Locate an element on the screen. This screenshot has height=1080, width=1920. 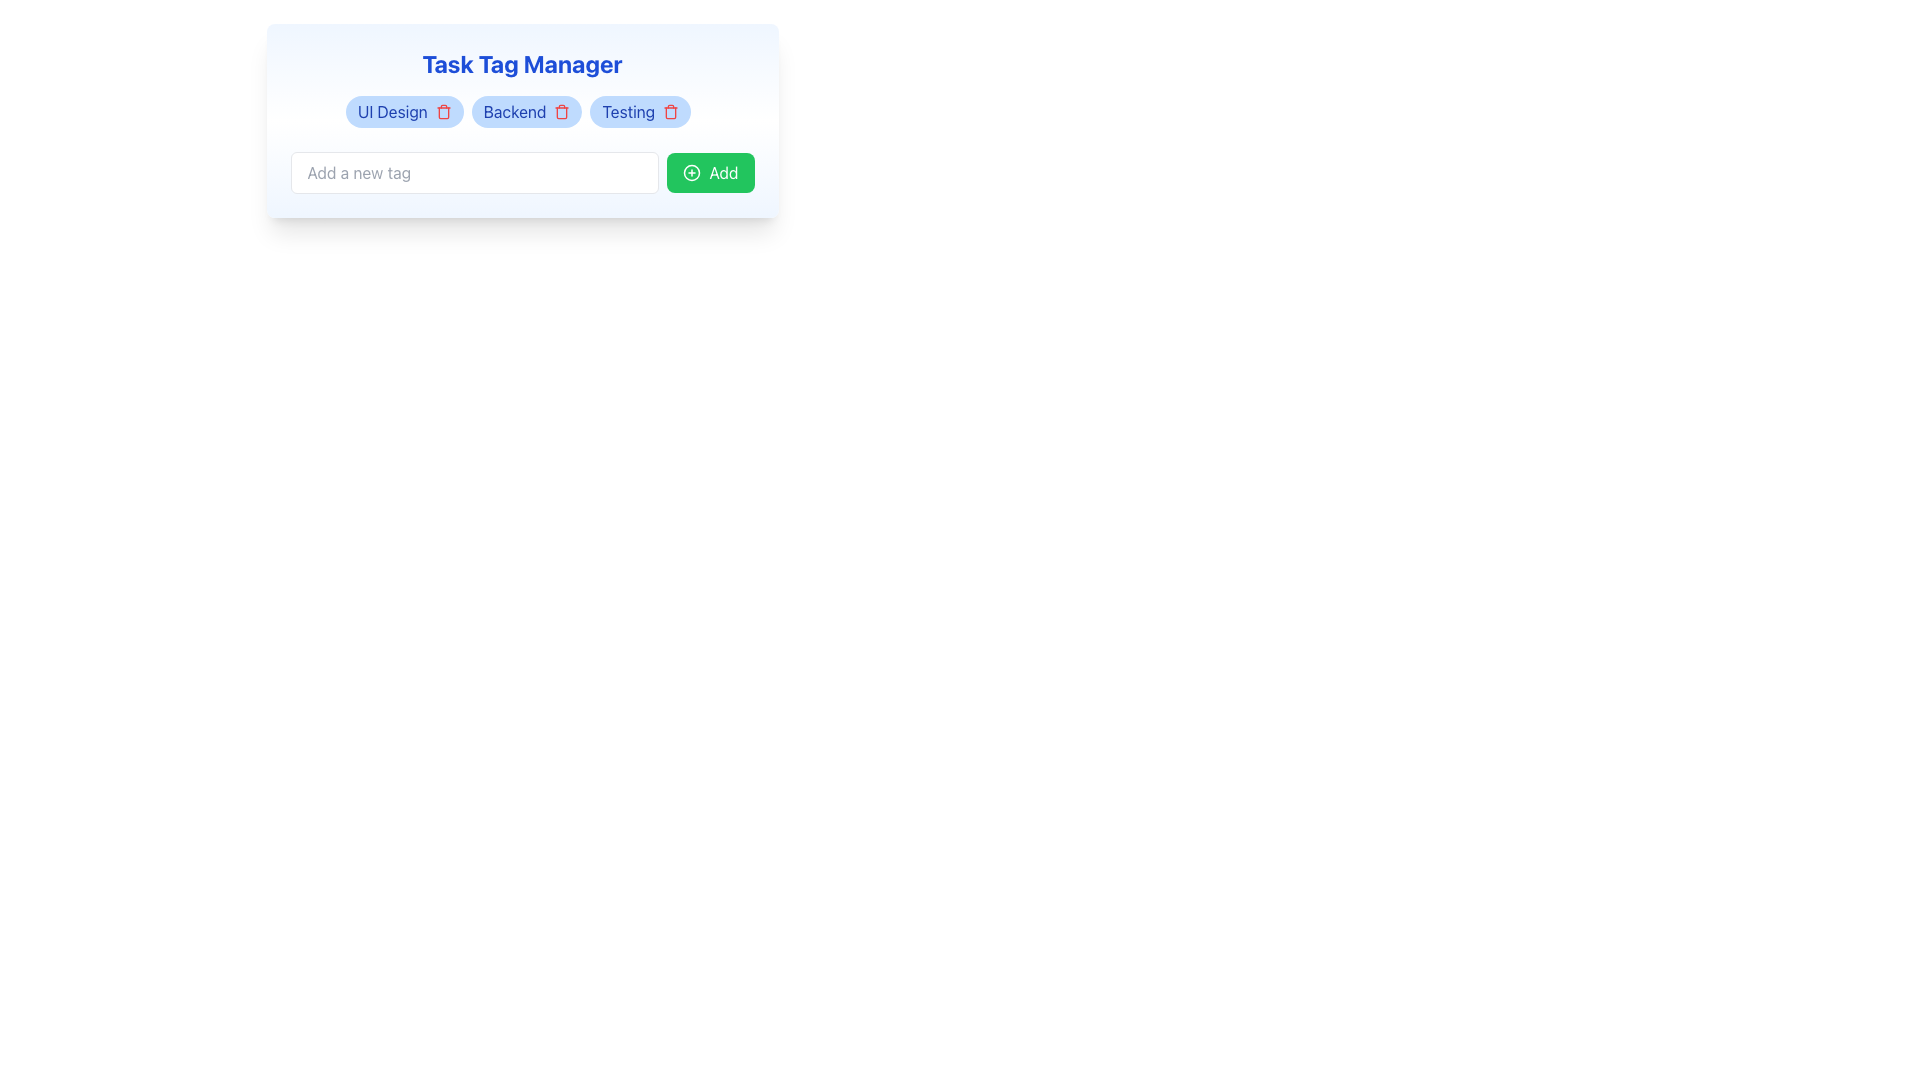
the interactive trash bin button located to the right of the text 'Backend' is located at coordinates (561, 111).